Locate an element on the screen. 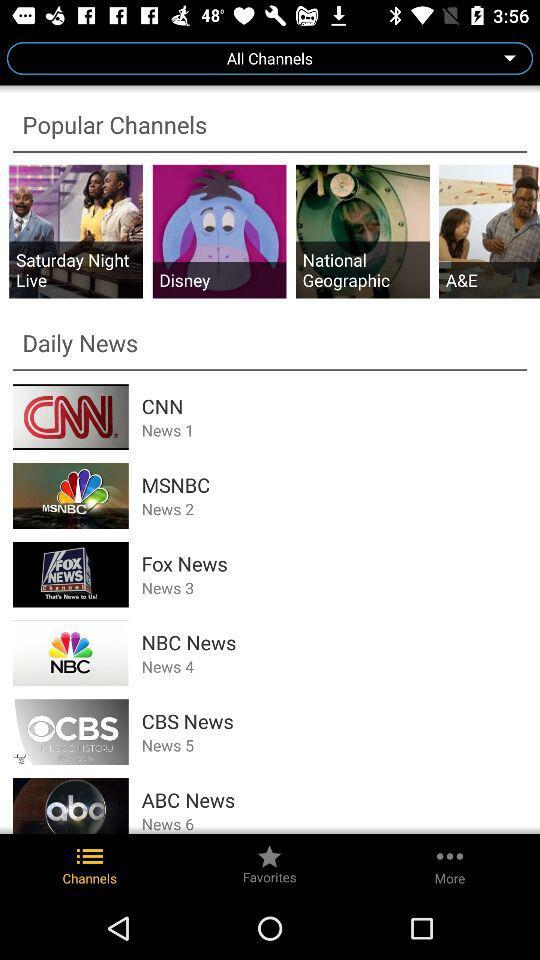 Image resolution: width=540 pixels, height=960 pixels. msnbc app is located at coordinates (334, 484).